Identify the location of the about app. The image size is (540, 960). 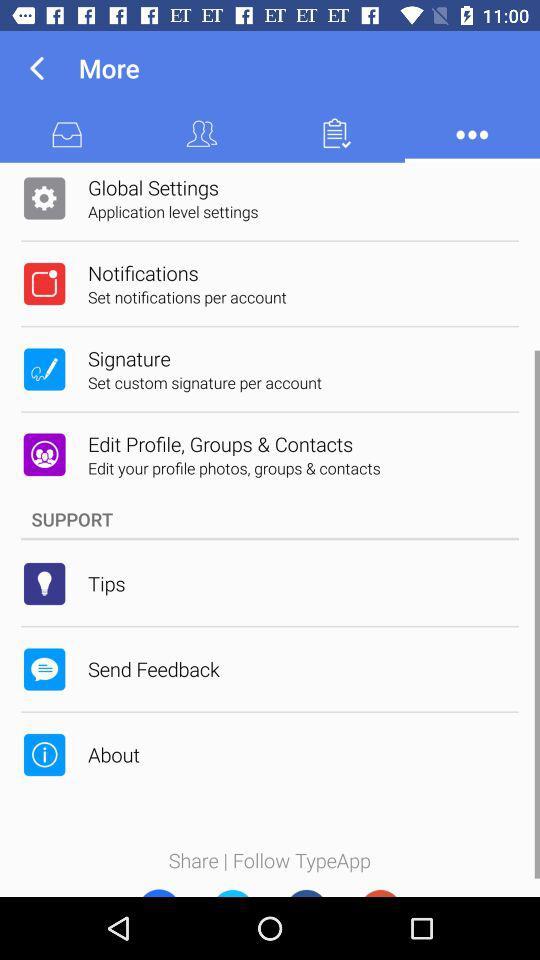
(113, 753).